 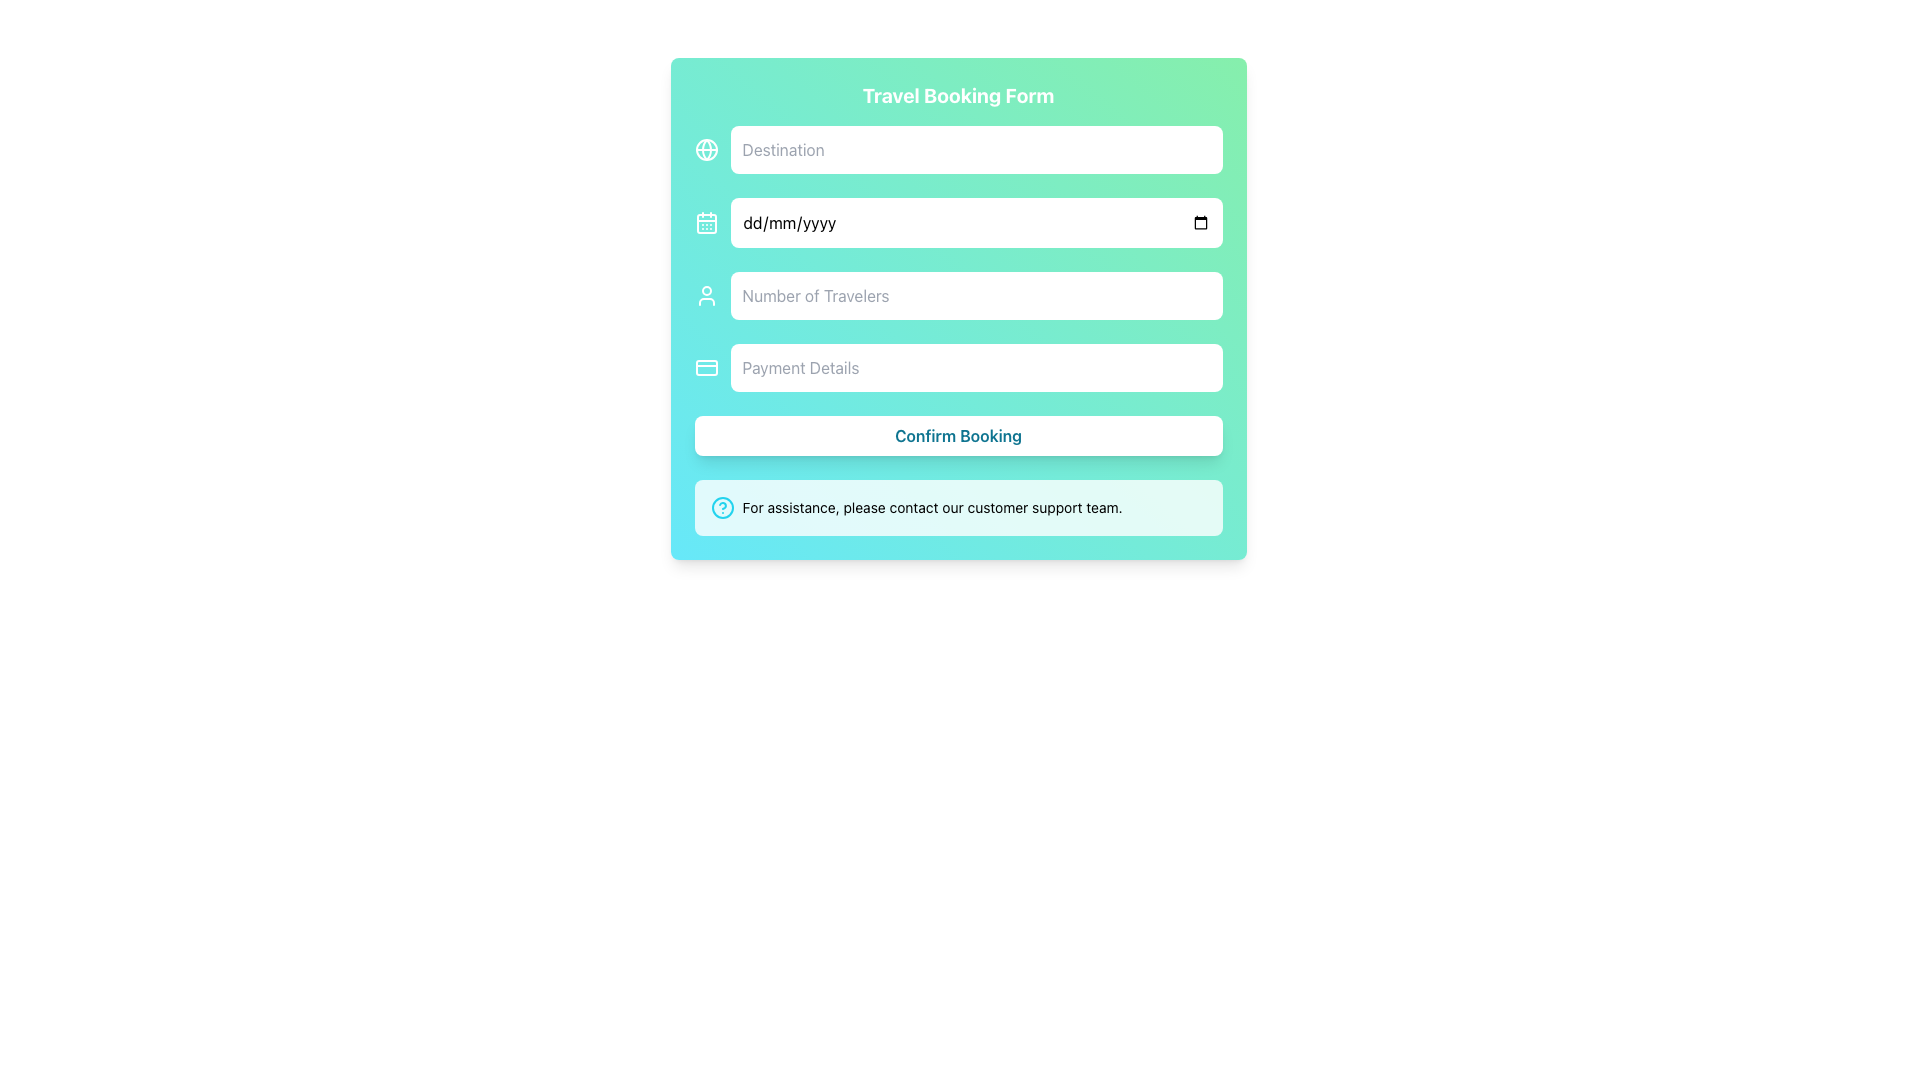 I want to click on the text element stating 'For assistance, please contact our customer support team.' which is styled in a small sans-serif font and positioned at the bottom of the form layout, adjacent to a help-related icon, so click(x=931, y=507).